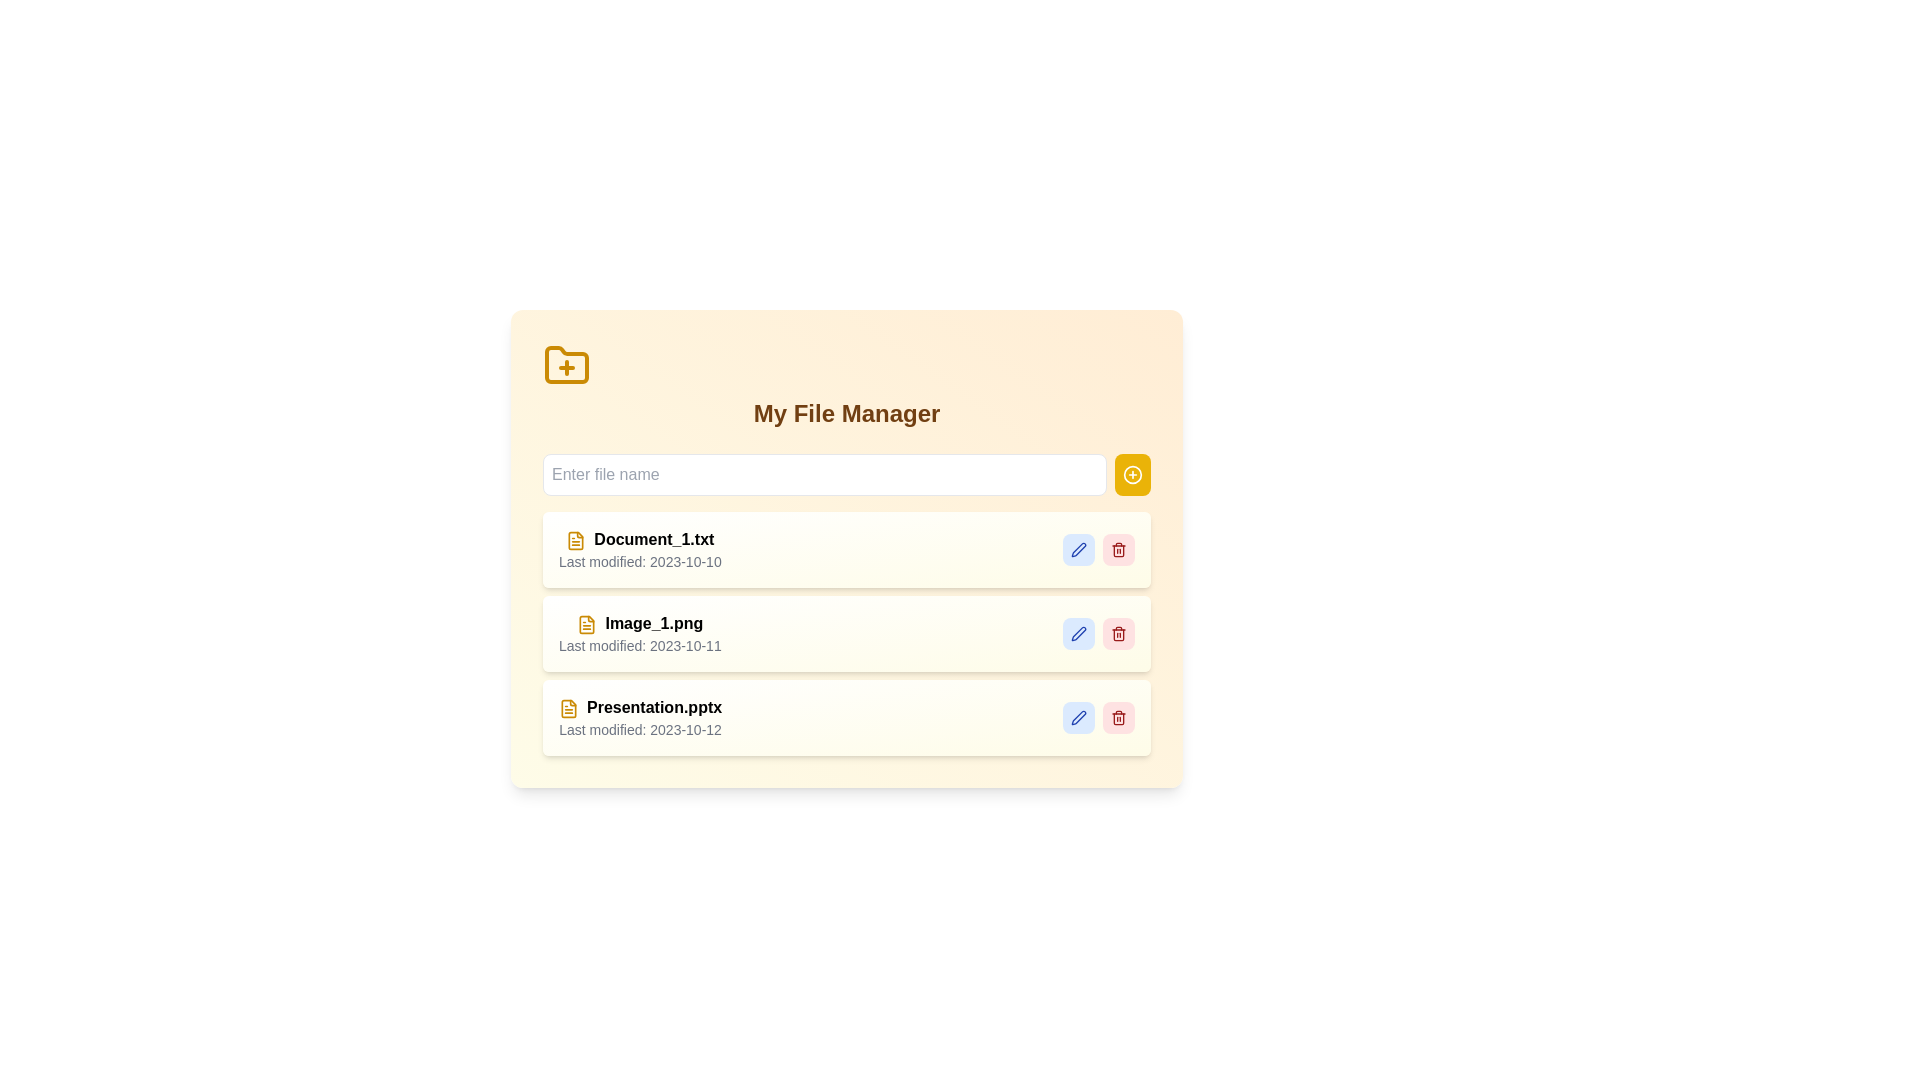 The image size is (1920, 1080). Describe the element at coordinates (654, 538) in the screenshot. I see `the bold text label displaying the filename 'Document_1.txt'` at that location.